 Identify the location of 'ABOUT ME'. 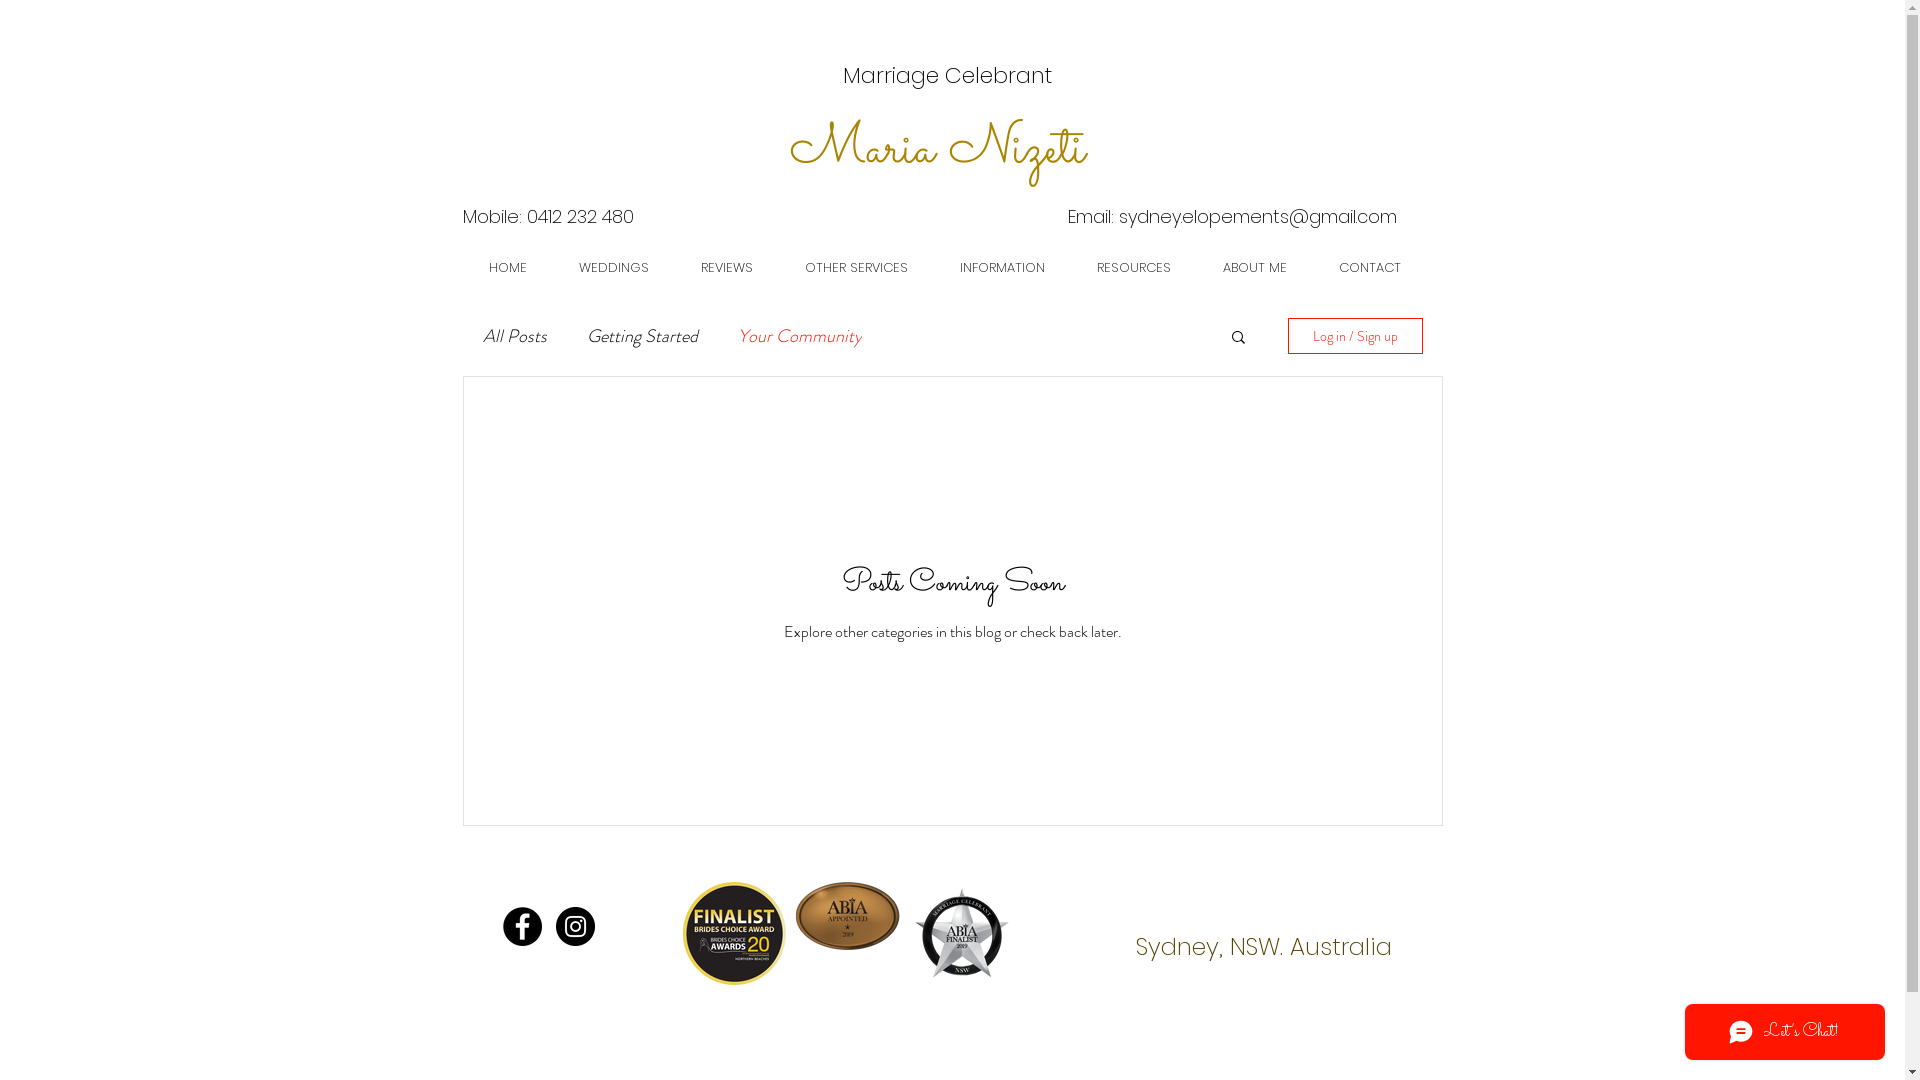
(1252, 266).